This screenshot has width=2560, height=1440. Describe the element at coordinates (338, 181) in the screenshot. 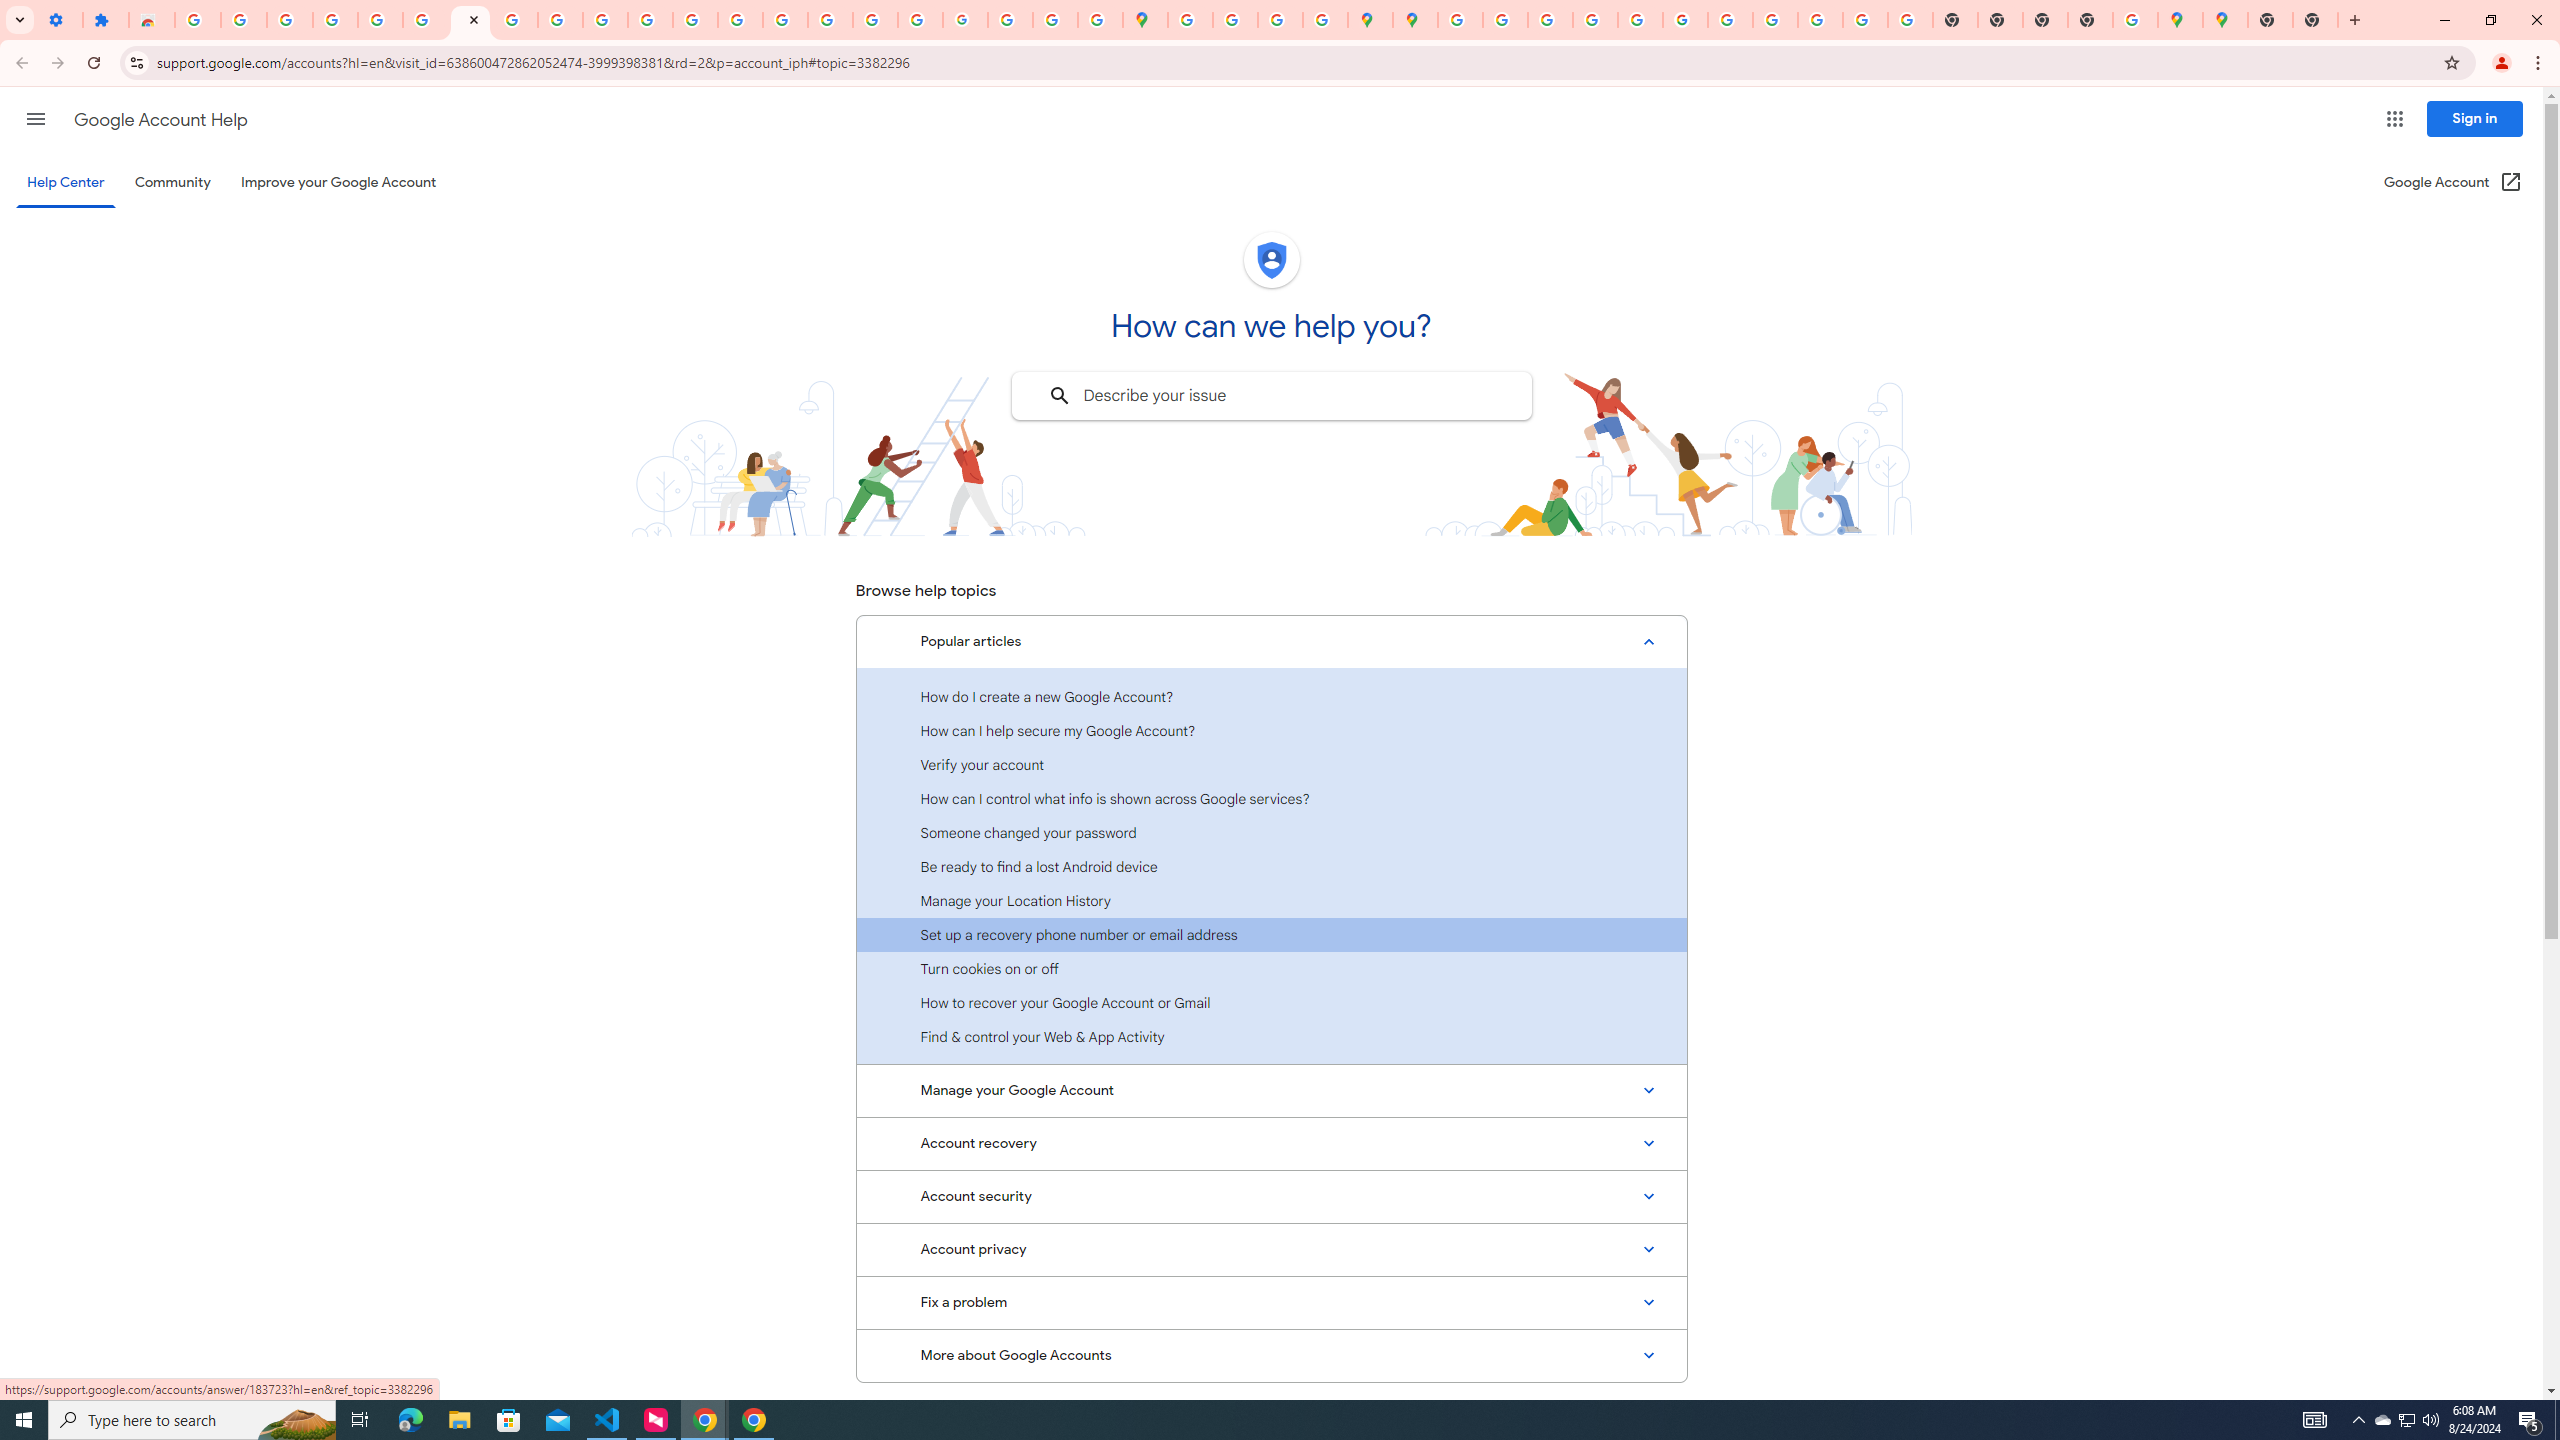

I see `'Improve your Google Account'` at that location.